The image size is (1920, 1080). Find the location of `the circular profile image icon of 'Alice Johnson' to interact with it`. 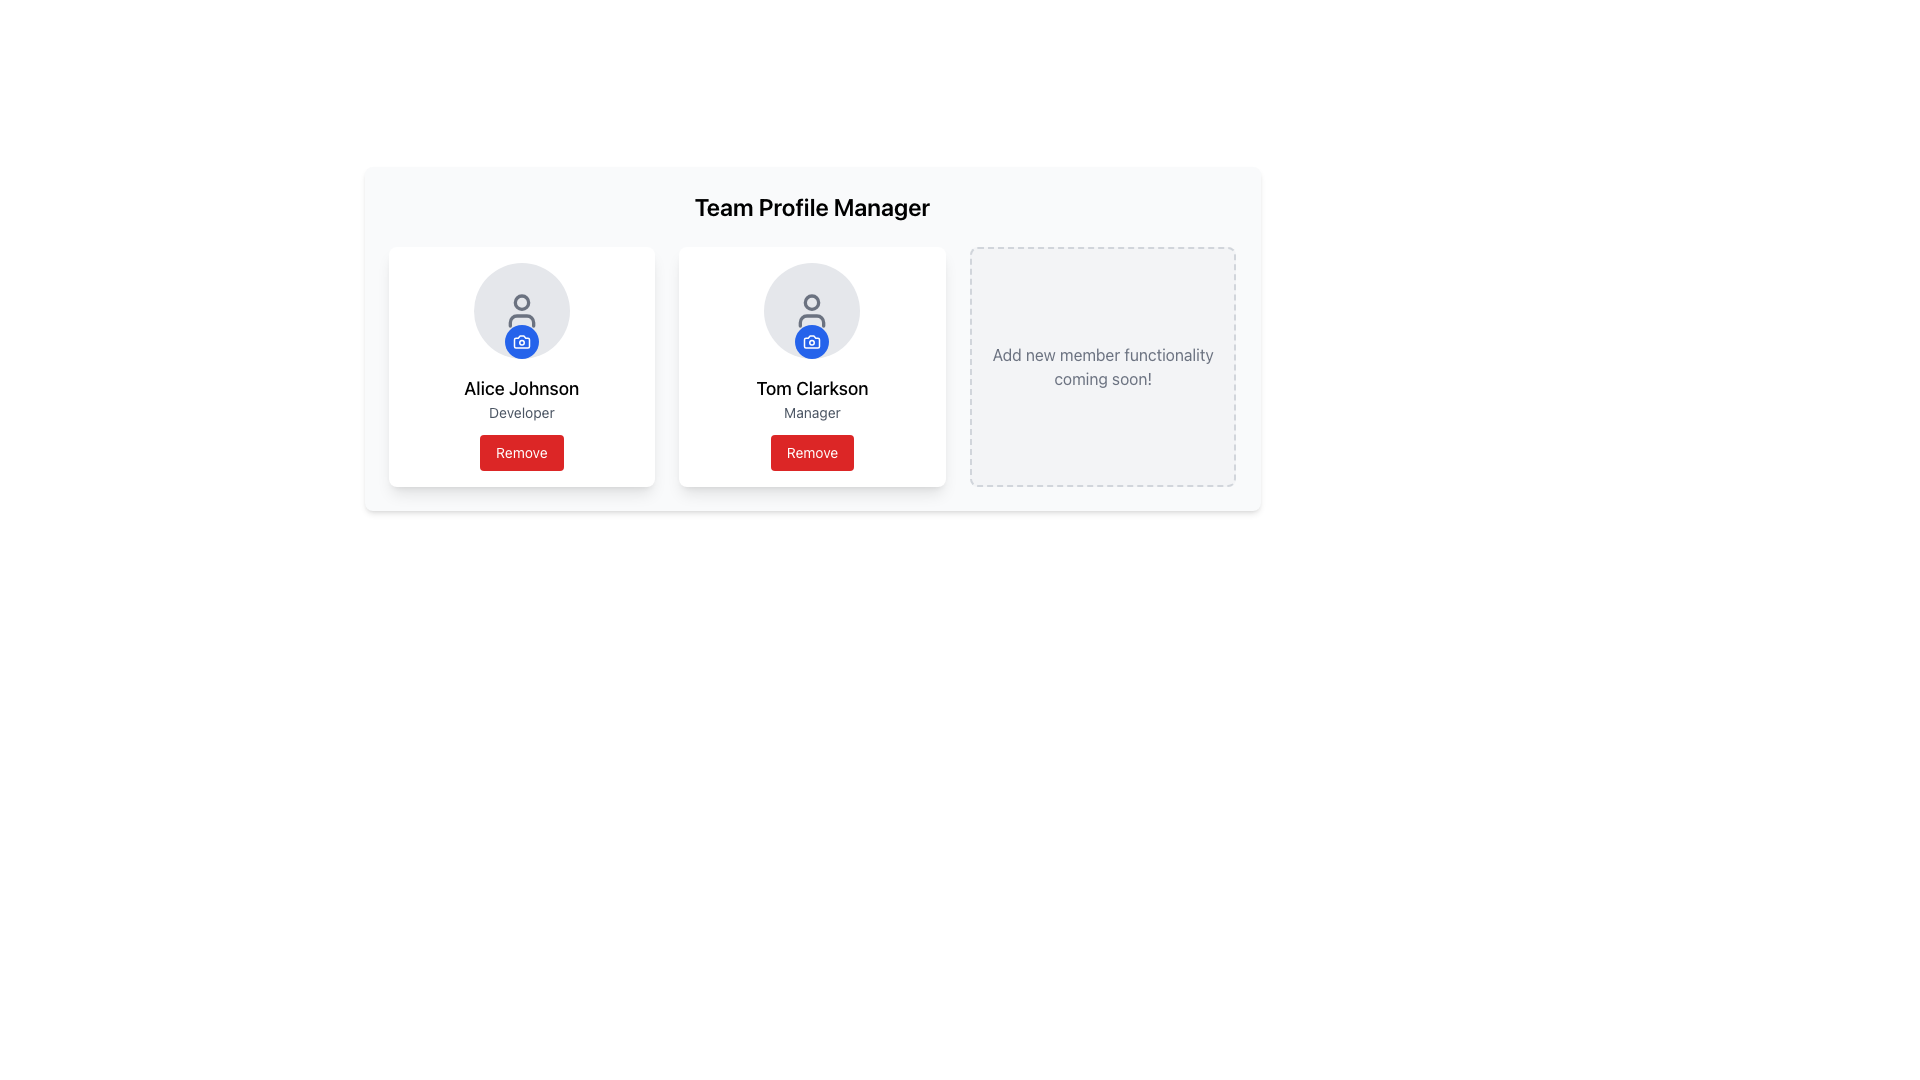

the circular profile image icon of 'Alice Johnson' to interact with it is located at coordinates (521, 311).